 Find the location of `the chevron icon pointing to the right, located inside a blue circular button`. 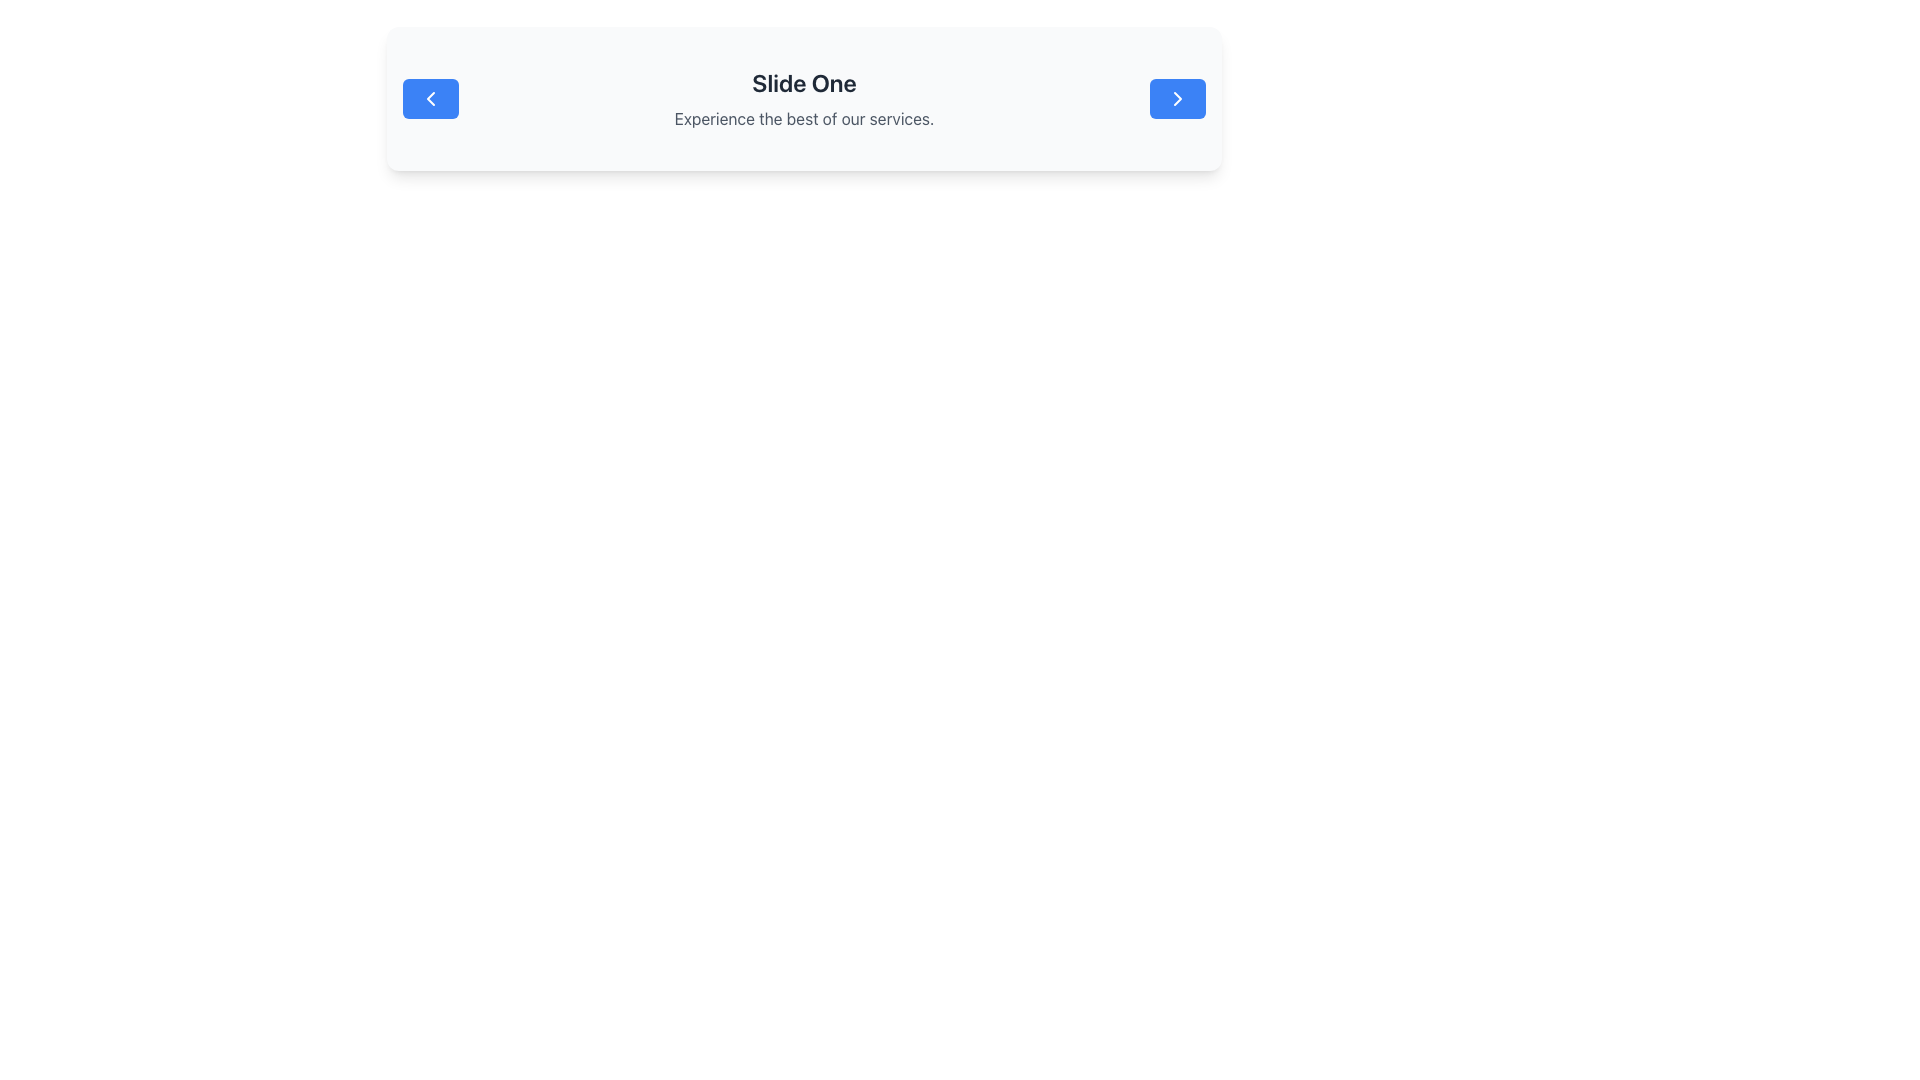

the chevron icon pointing to the right, located inside a blue circular button is located at coordinates (1177, 99).